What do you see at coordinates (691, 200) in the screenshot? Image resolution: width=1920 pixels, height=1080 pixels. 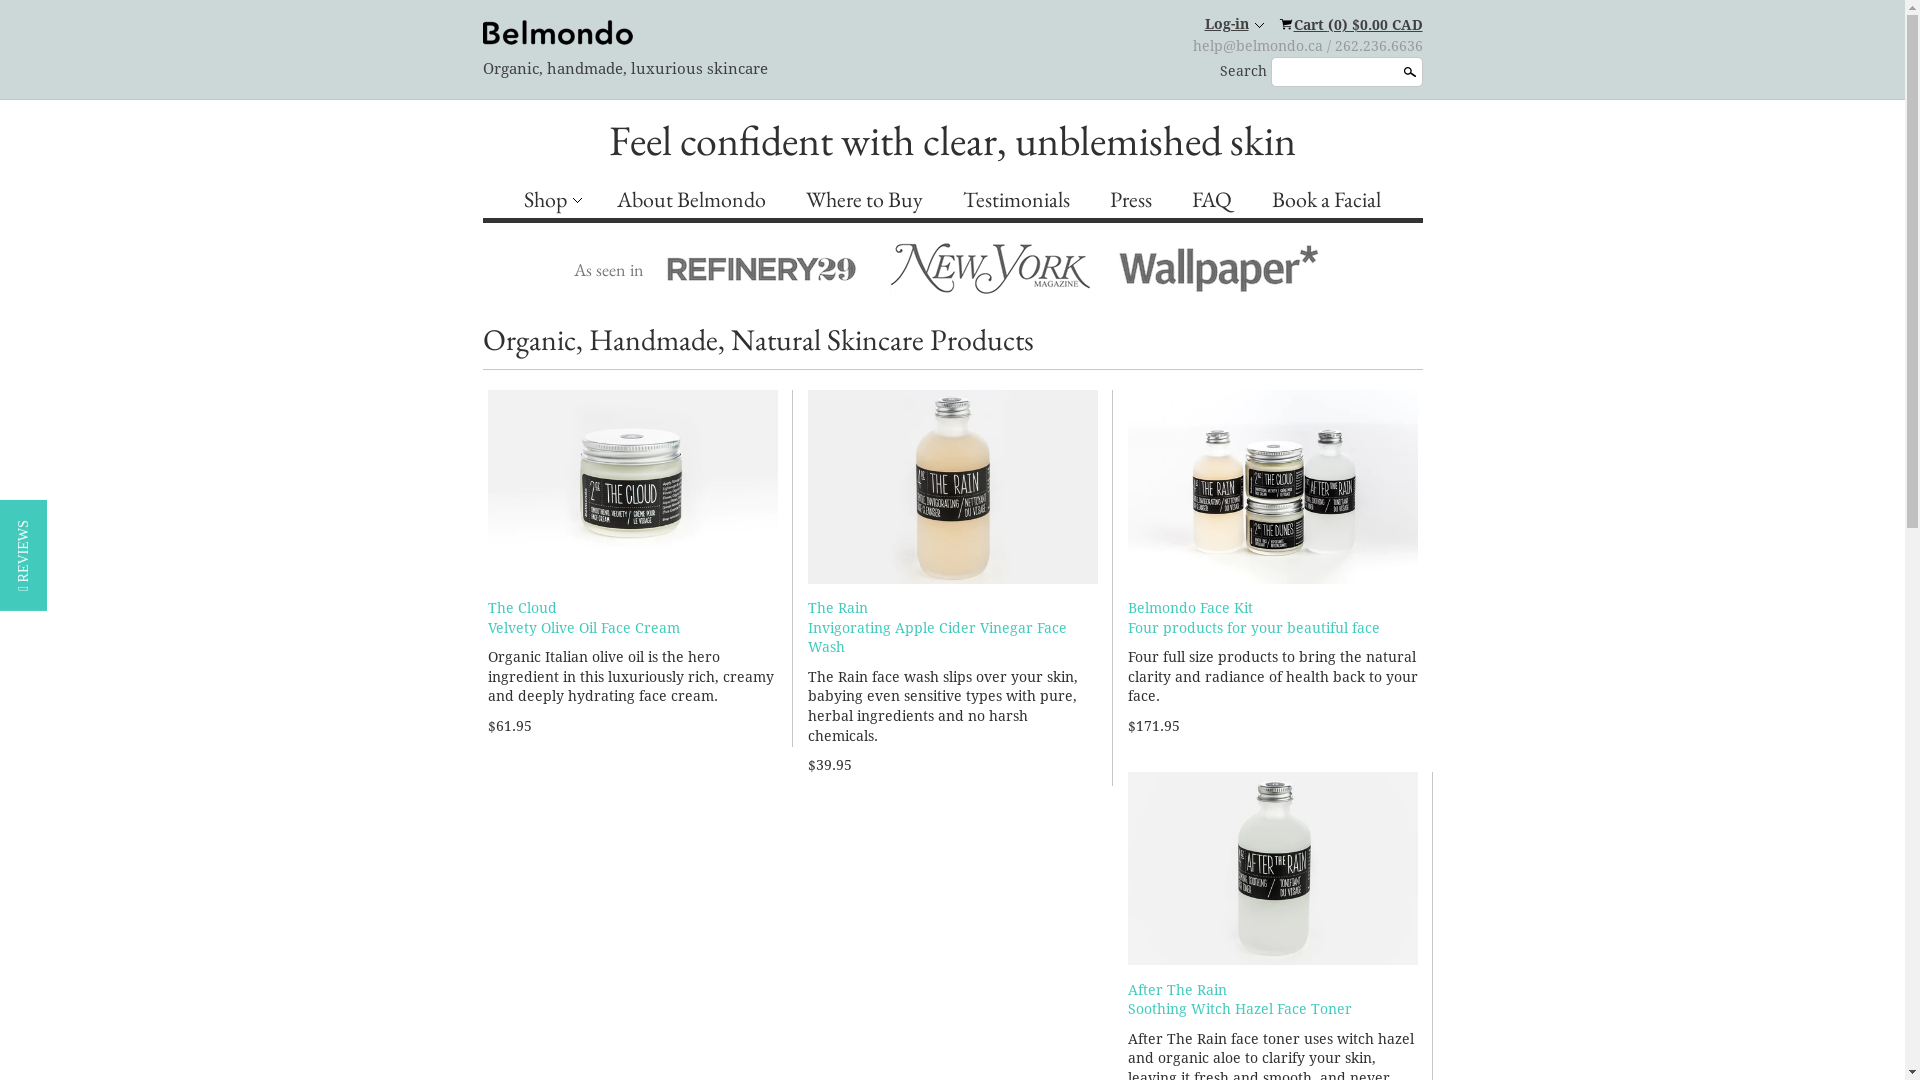 I see `'About Belmondo'` at bounding box center [691, 200].